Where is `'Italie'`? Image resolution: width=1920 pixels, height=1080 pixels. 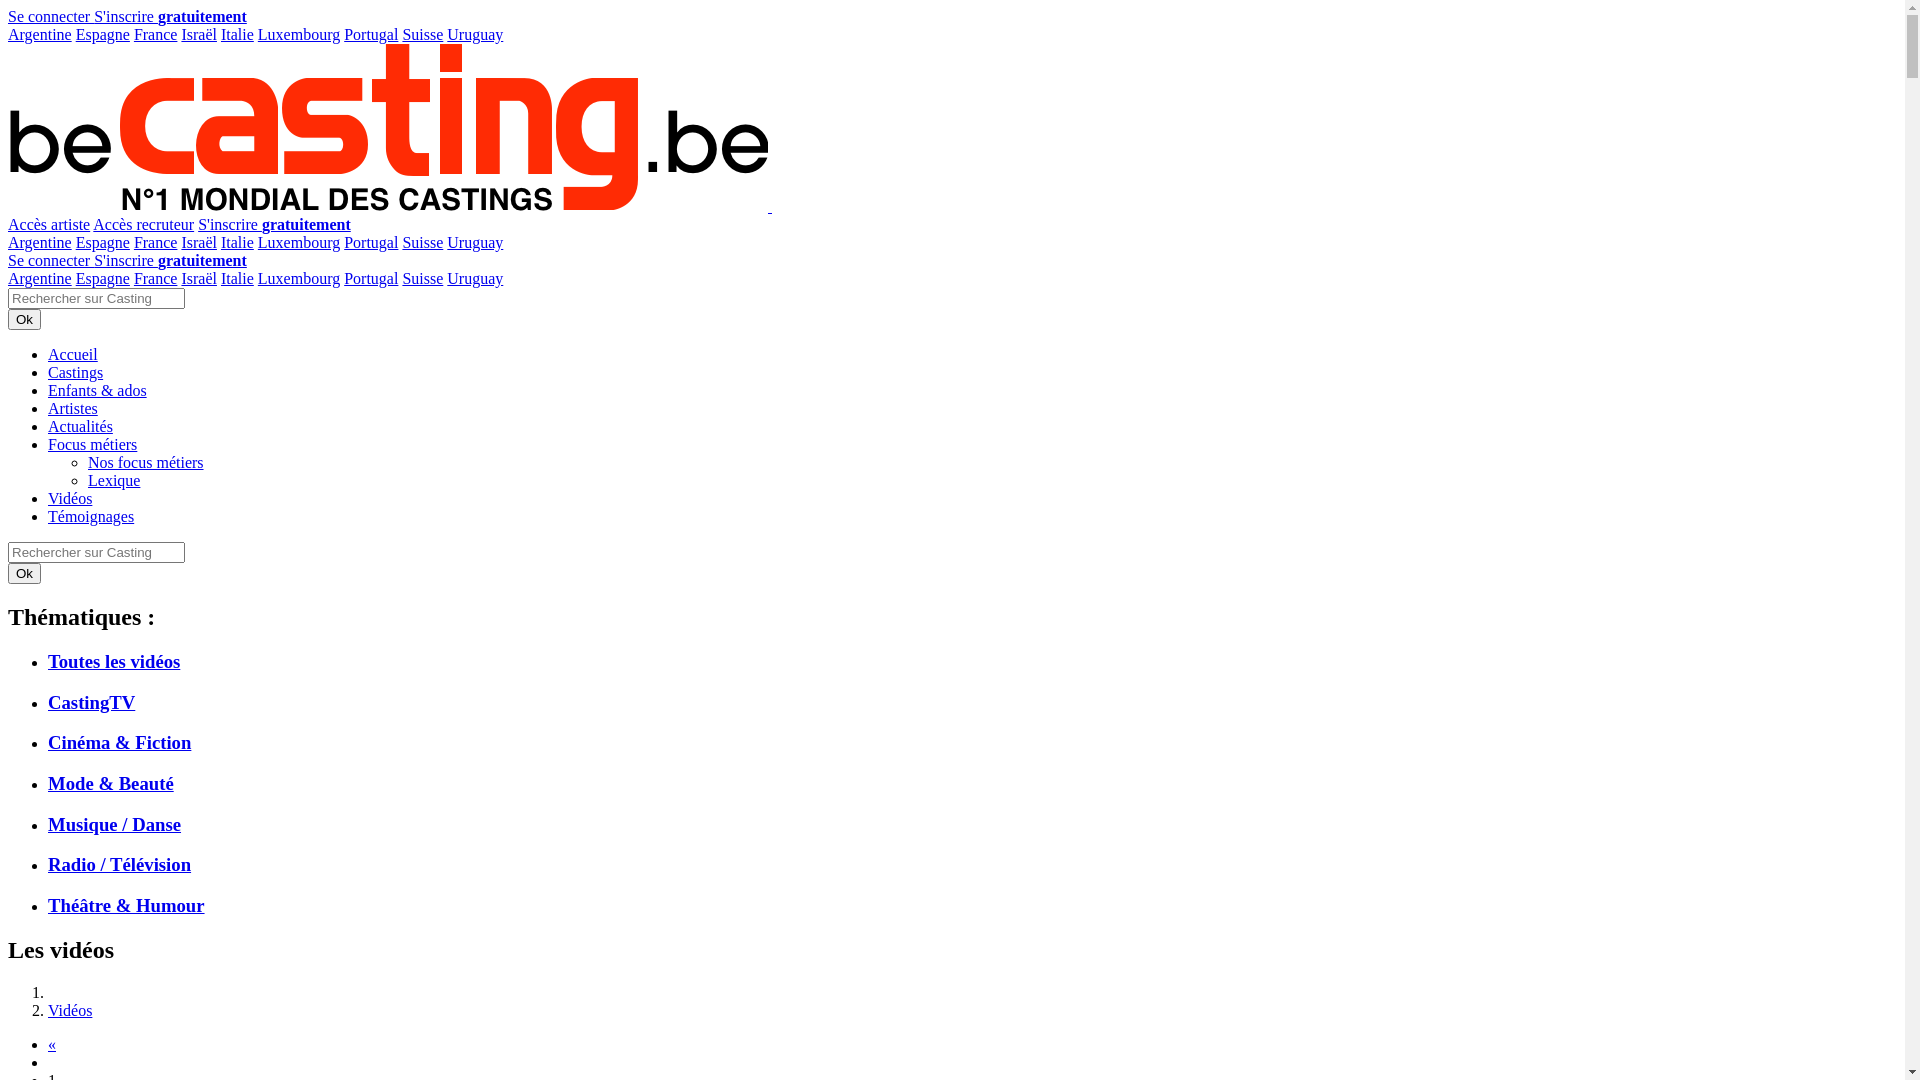 'Italie' is located at coordinates (237, 241).